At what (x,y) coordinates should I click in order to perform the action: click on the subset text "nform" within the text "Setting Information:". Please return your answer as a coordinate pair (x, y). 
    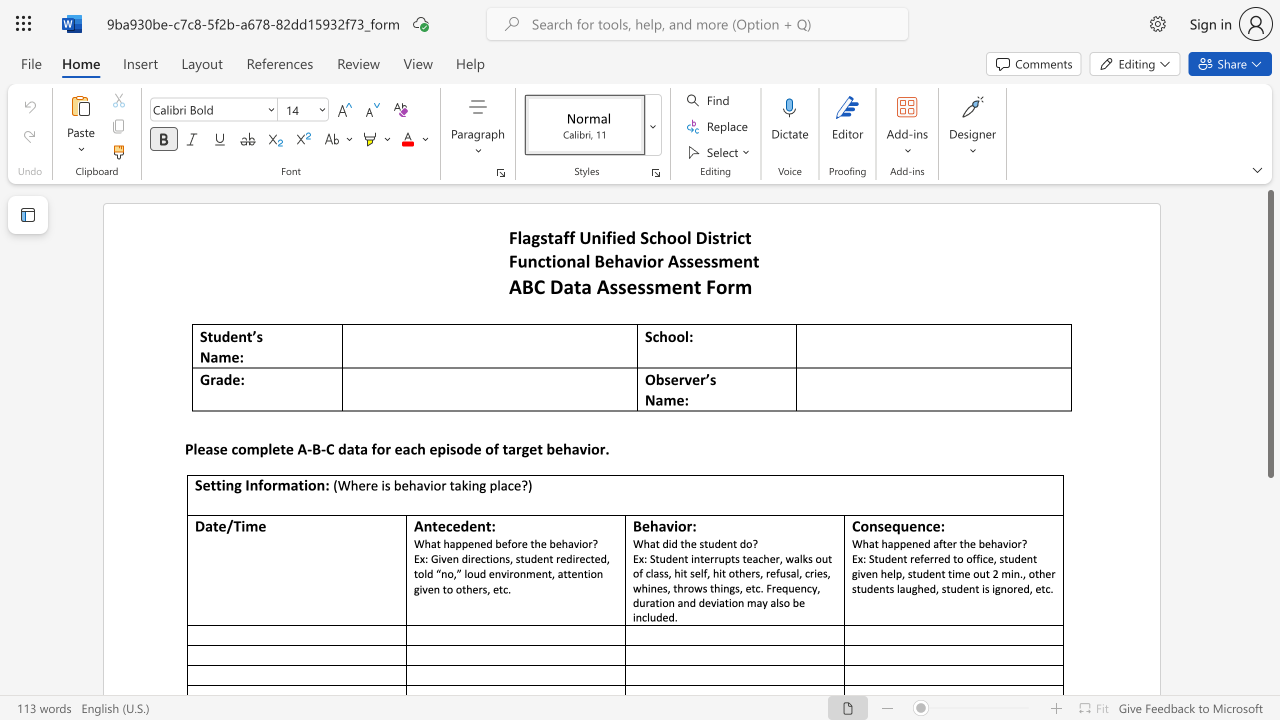
    Looking at the image, I should click on (248, 485).